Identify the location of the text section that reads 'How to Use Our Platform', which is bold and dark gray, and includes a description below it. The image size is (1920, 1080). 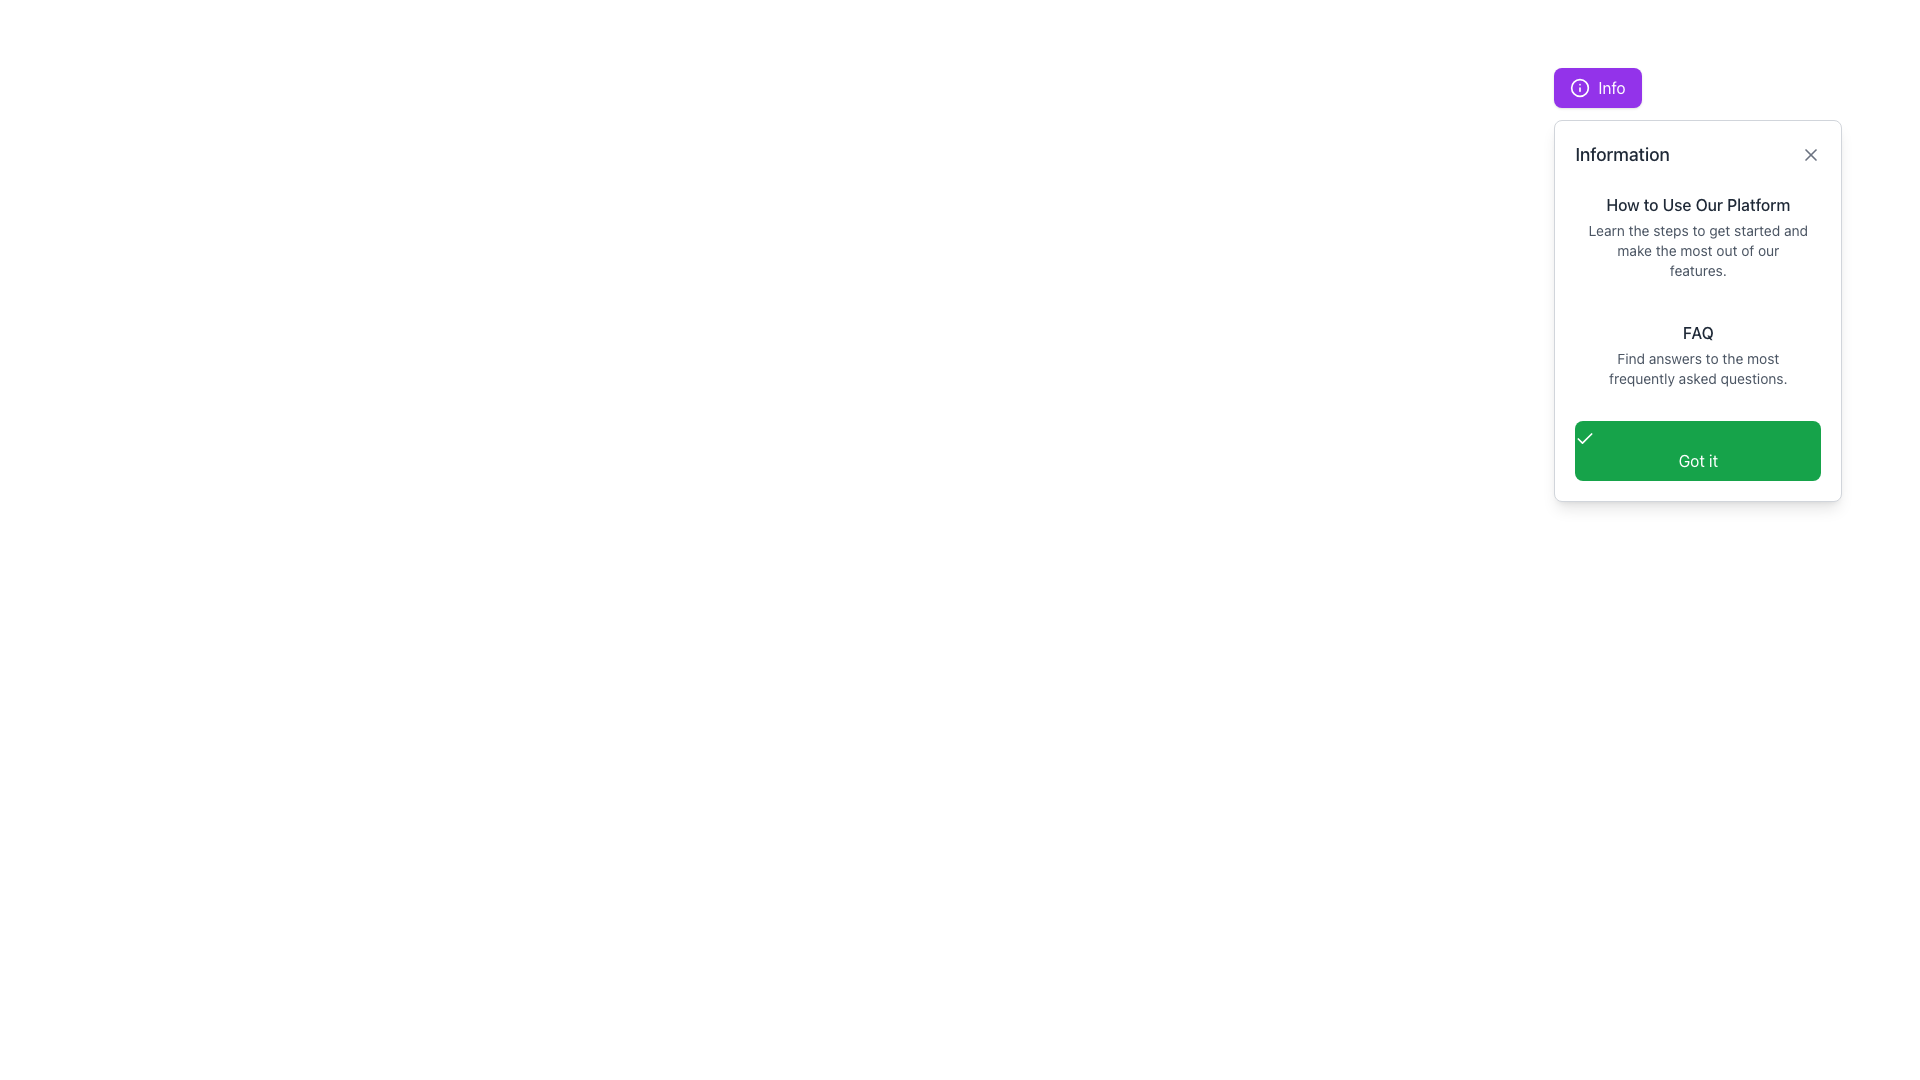
(1697, 235).